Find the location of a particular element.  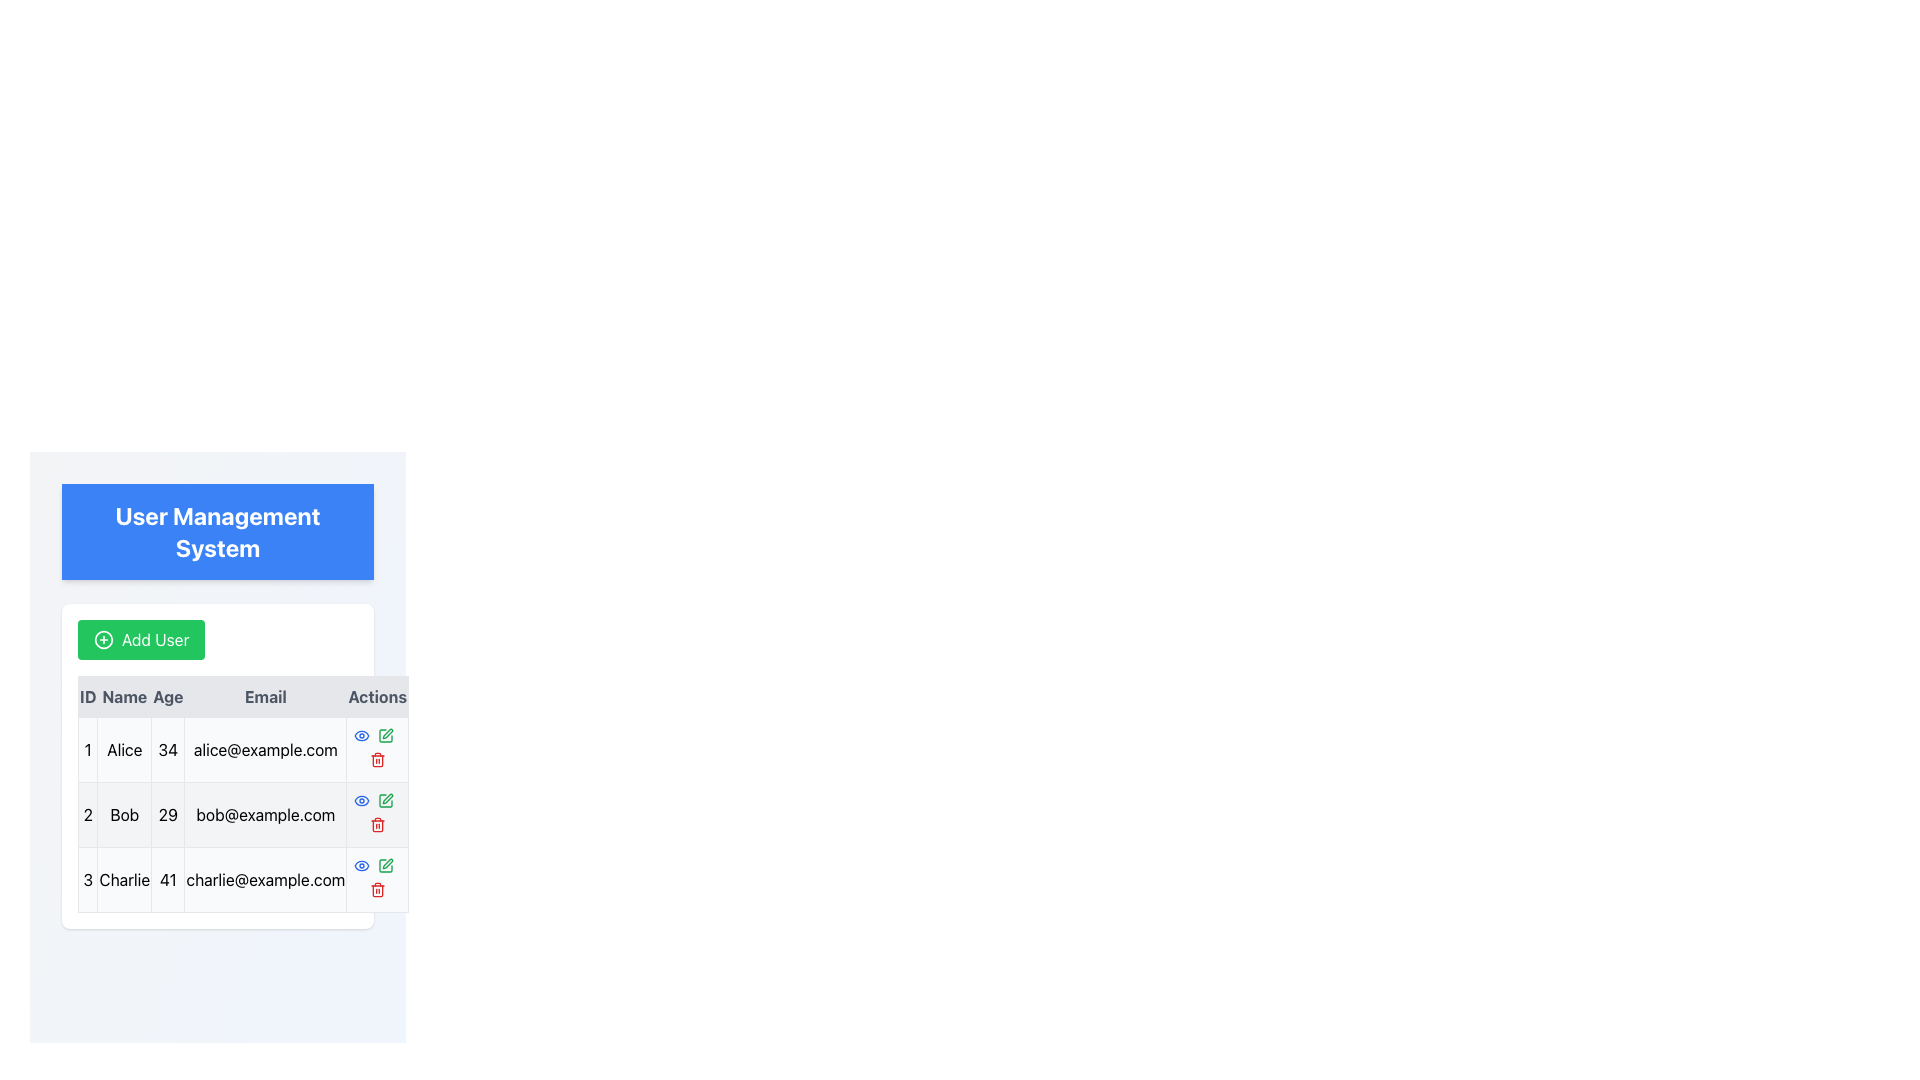

the delete button in the 'Actions' column of the third row, which is associated with the record for 'Charlie' is located at coordinates (377, 889).